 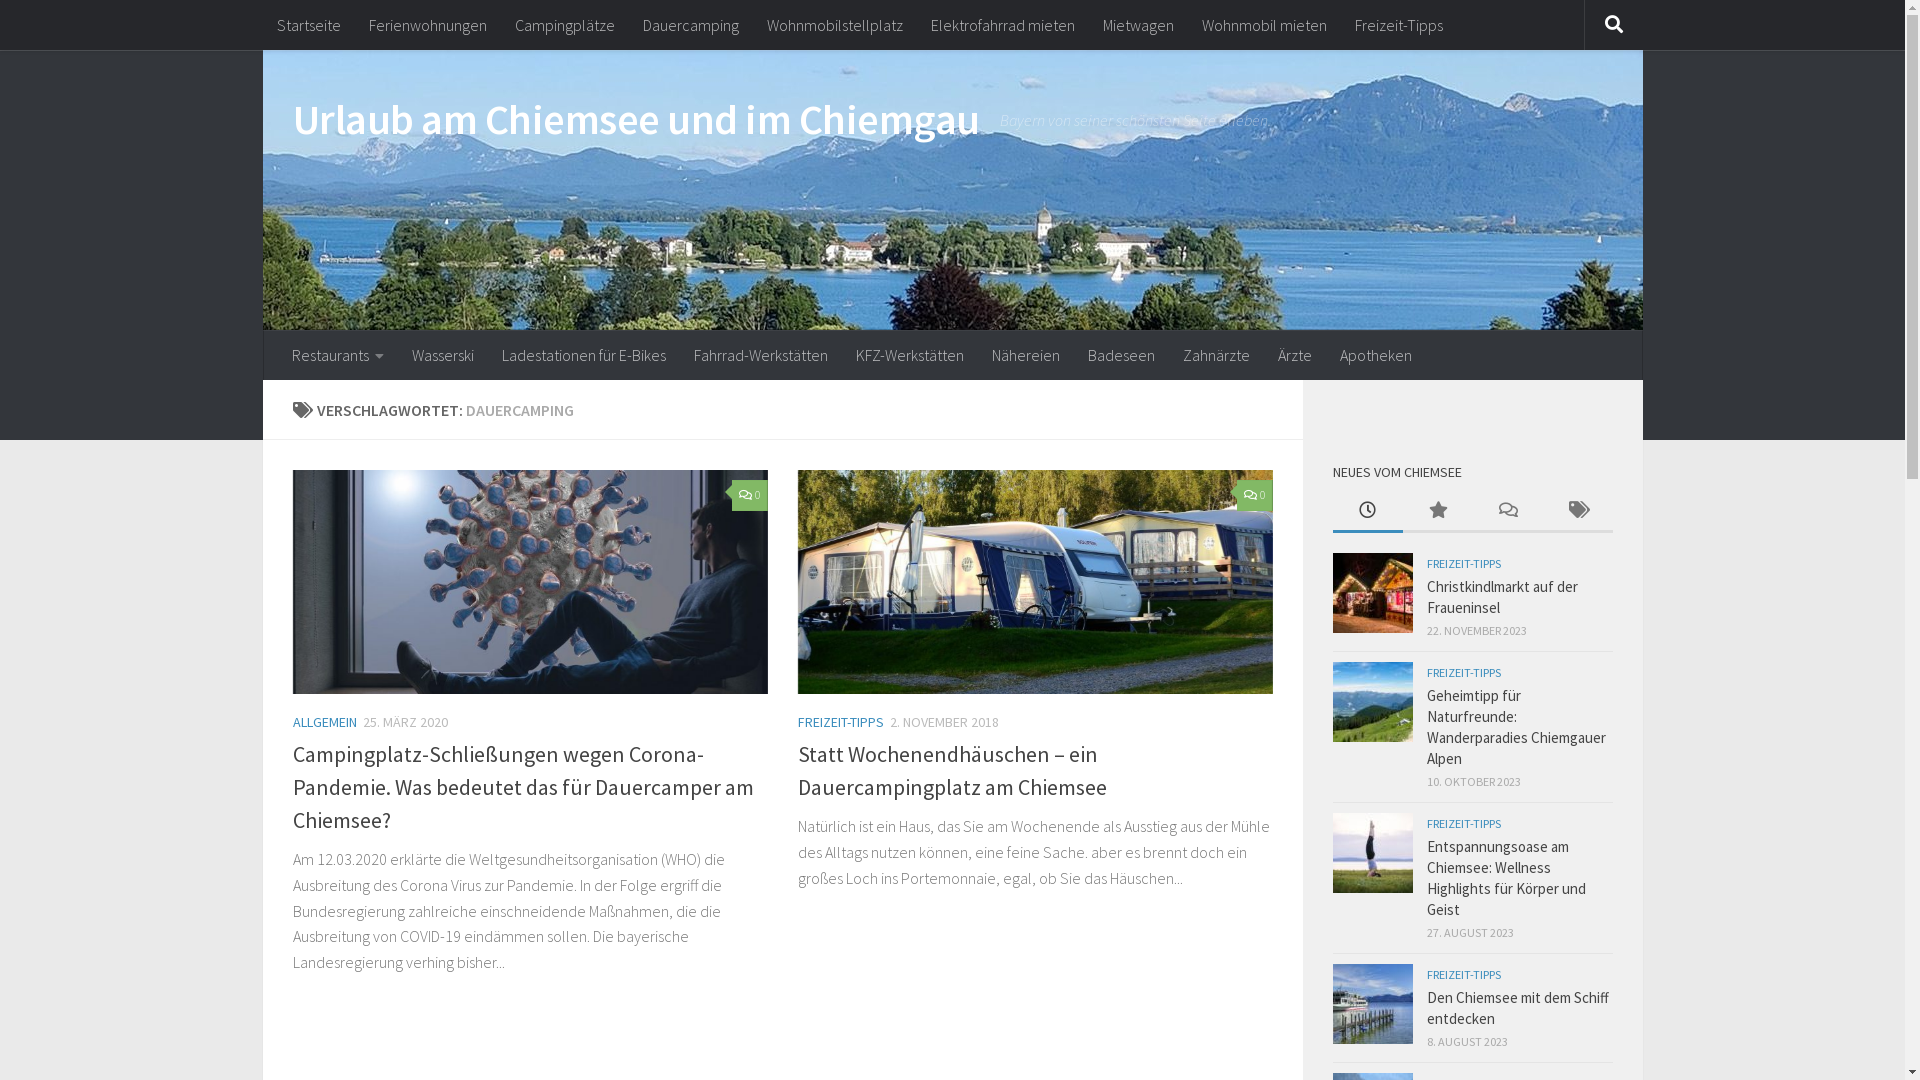 What do you see at coordinates (1501, 596) in the screenshot?
I see `'Christkindlmarkt auf der Fraueninsel'` at bounding box center [1501, 596].